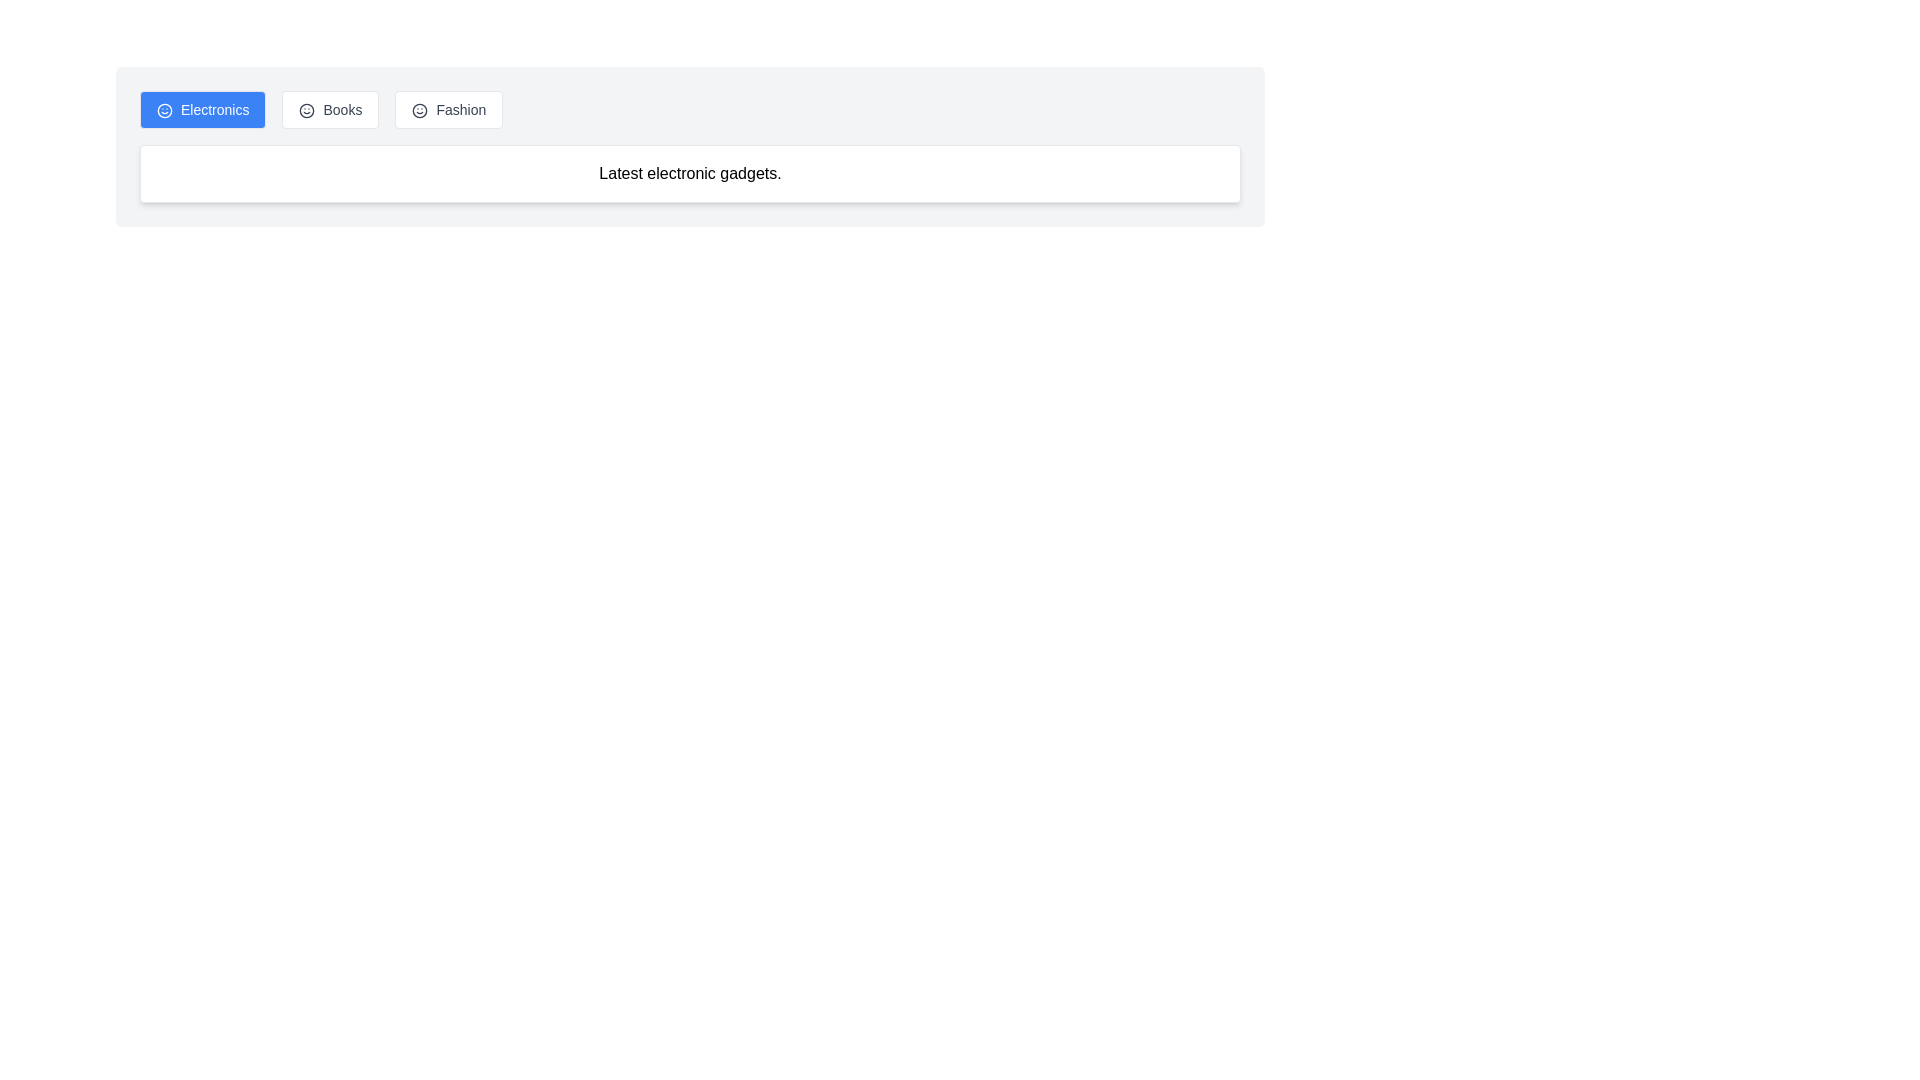 The height and width of the screenshot is (1080, 1920). Describe the element at coordinates (164, 111) in the screenshot. I see `the decorative Circle SVG component located in the icon of the 'Electronics' button at the top of the interface` at that location.